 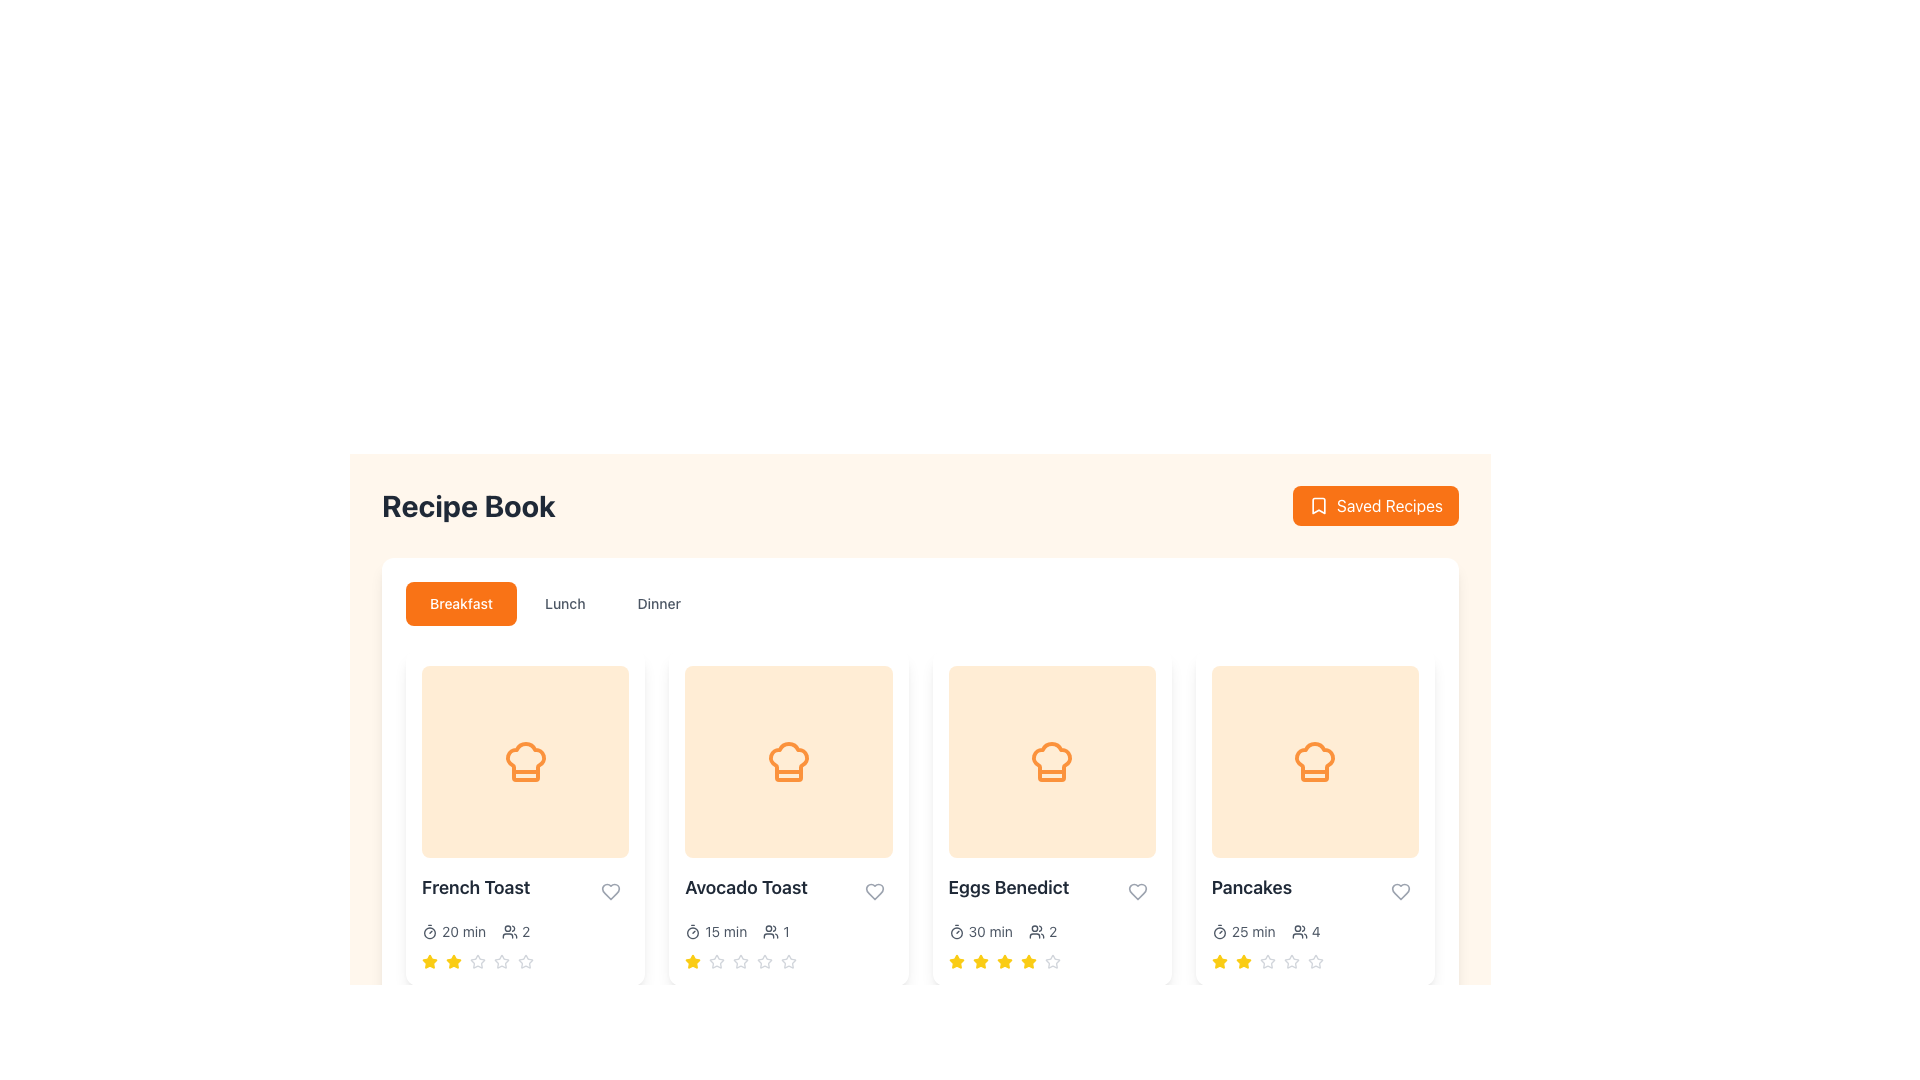 What do you see at coordinates (1218, 960) in the screenshot?
I see `the first star icon` at bounding box center [1218, 960].